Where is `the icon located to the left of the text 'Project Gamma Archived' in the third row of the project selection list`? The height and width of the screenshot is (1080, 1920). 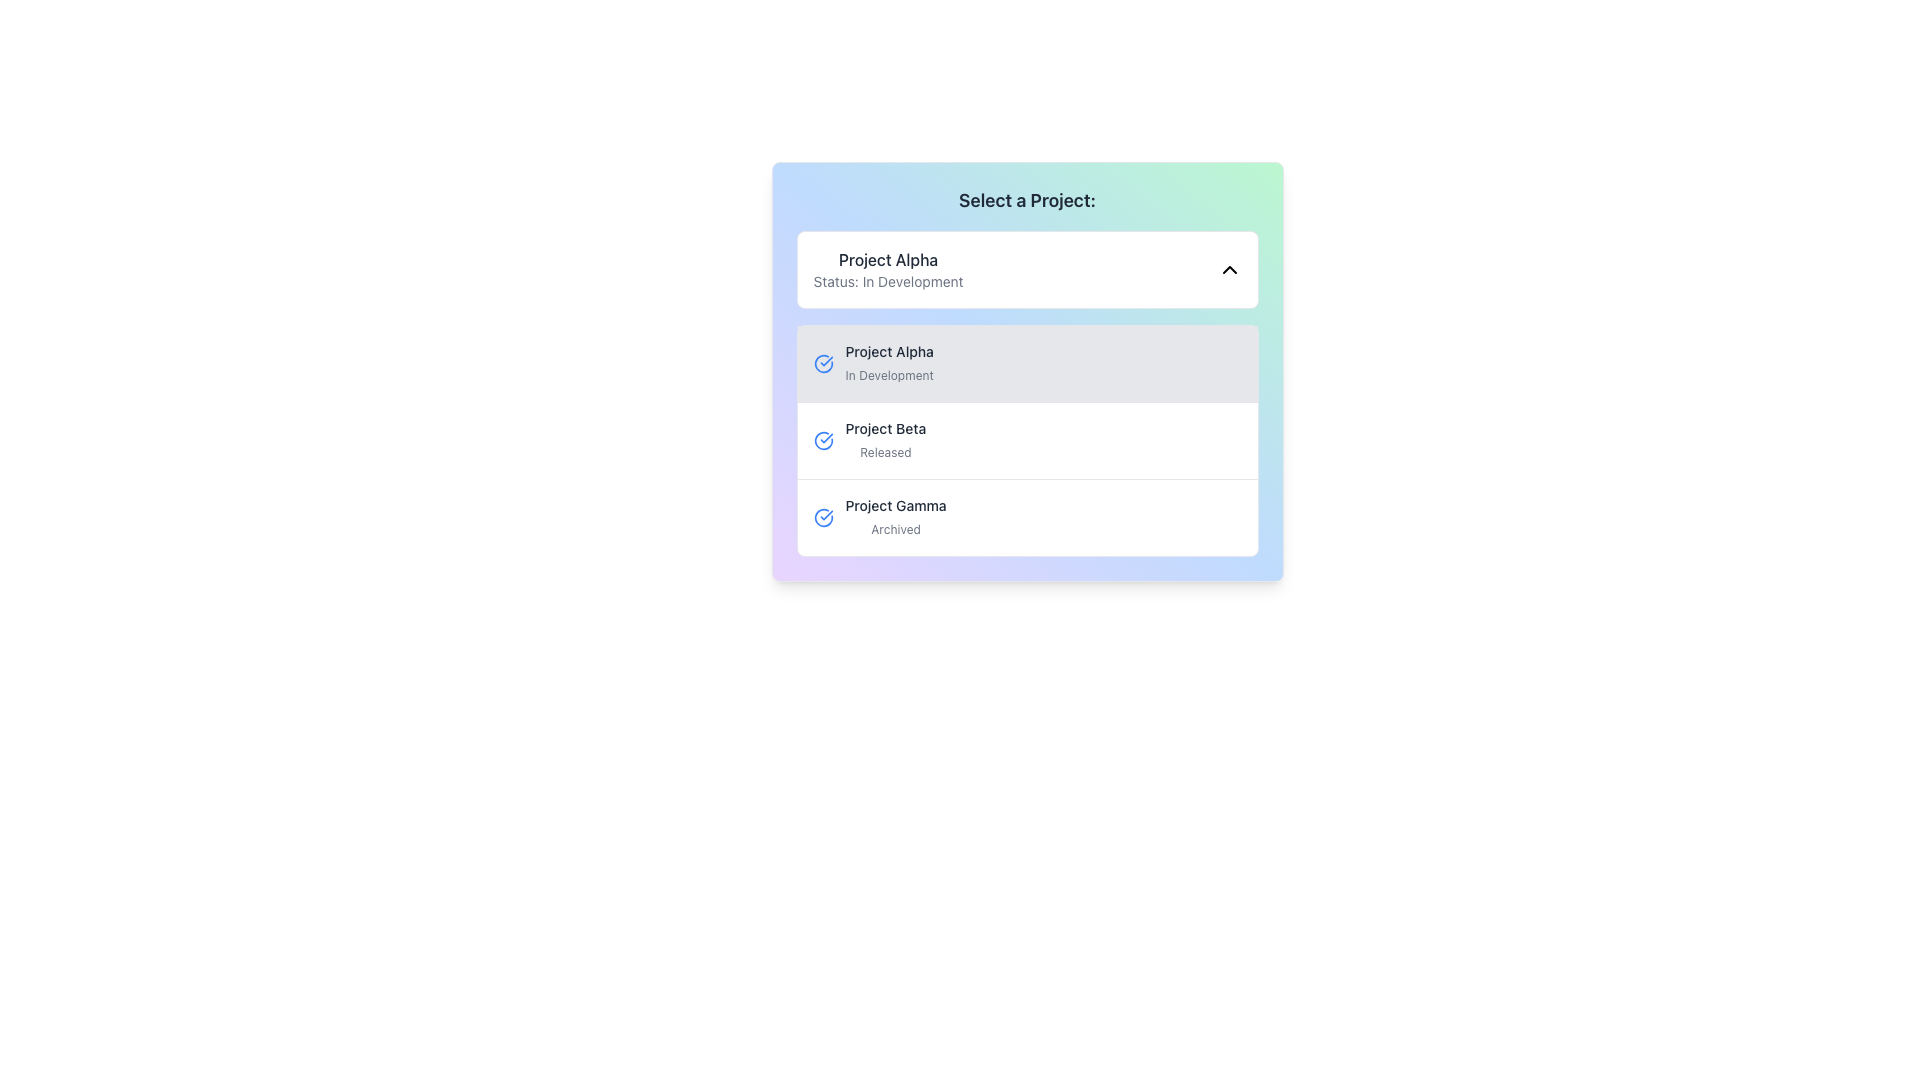 the icon located to the left of the text 'Project Gamma Archived' in the third row of the project selection list is located at coordinates (823, 516).